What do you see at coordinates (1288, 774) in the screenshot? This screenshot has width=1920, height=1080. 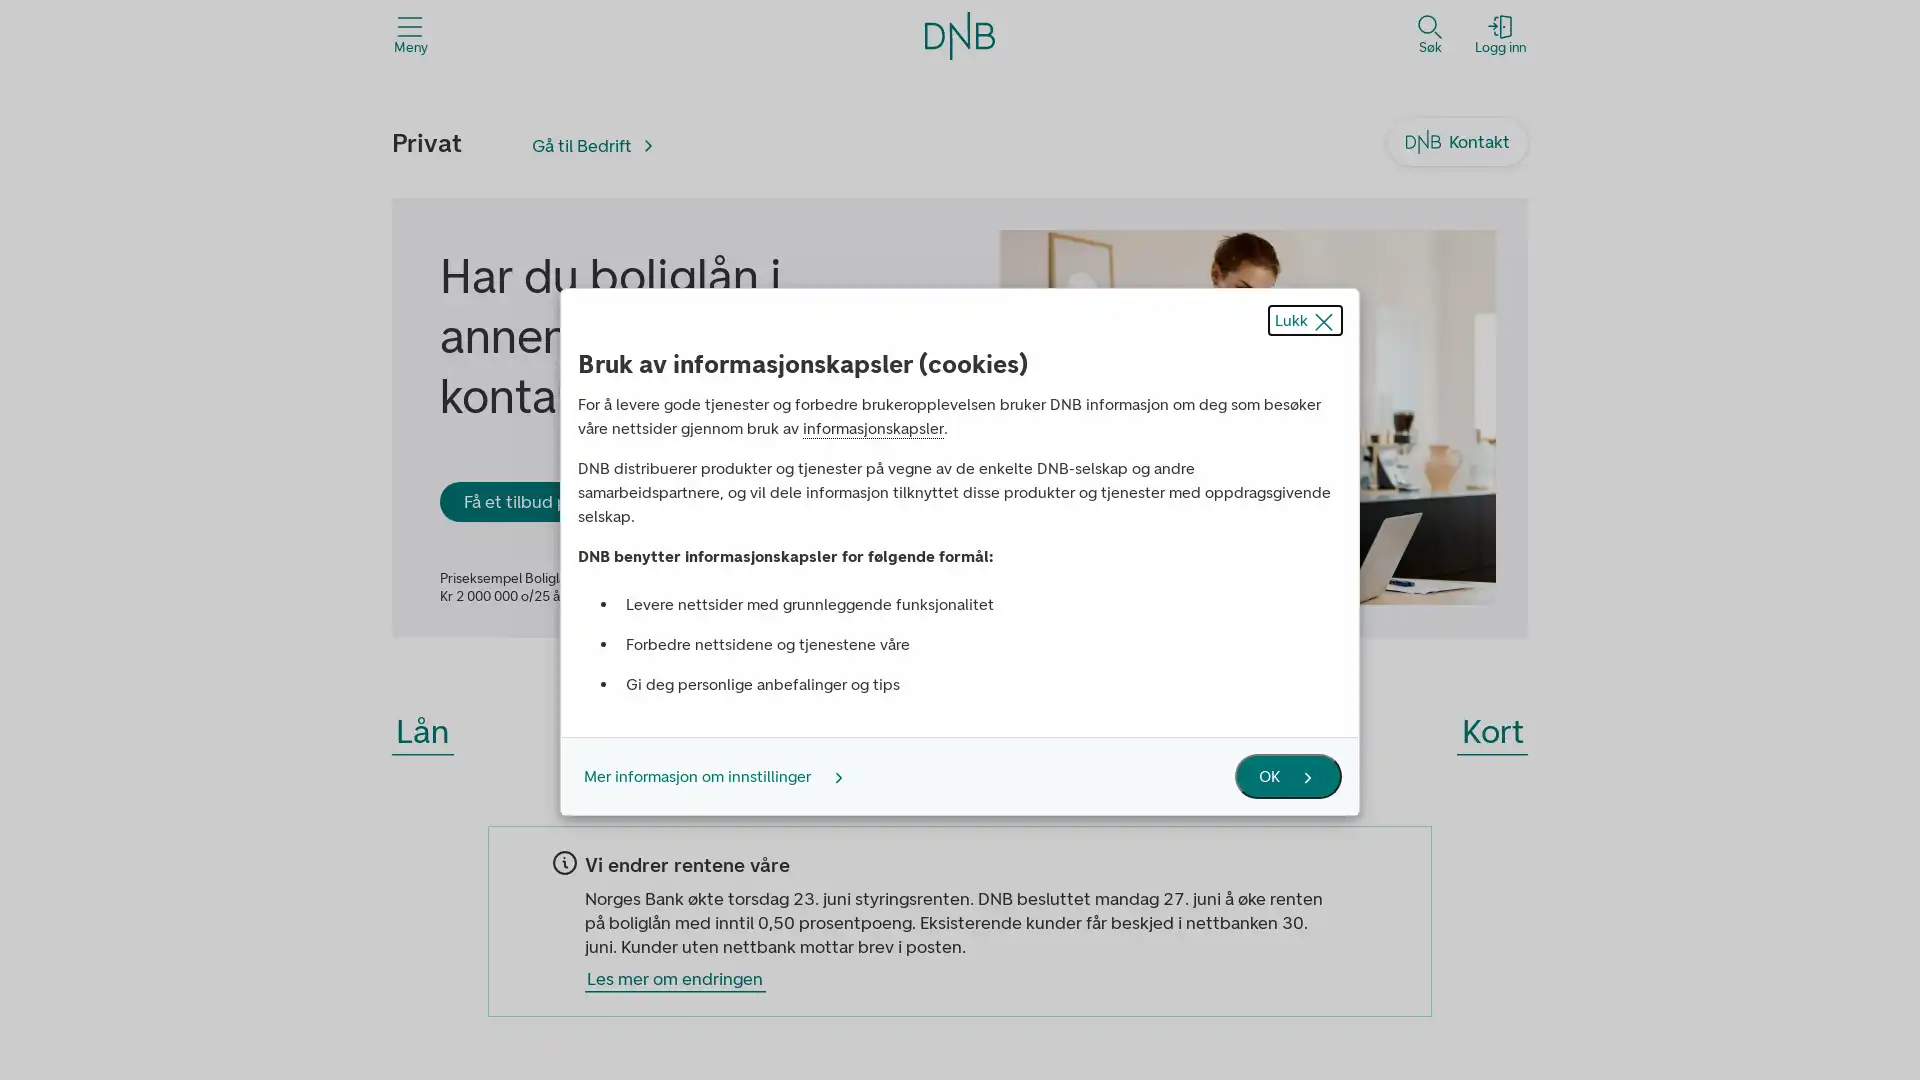 I see `OK` at bounding box center [1288, 774].